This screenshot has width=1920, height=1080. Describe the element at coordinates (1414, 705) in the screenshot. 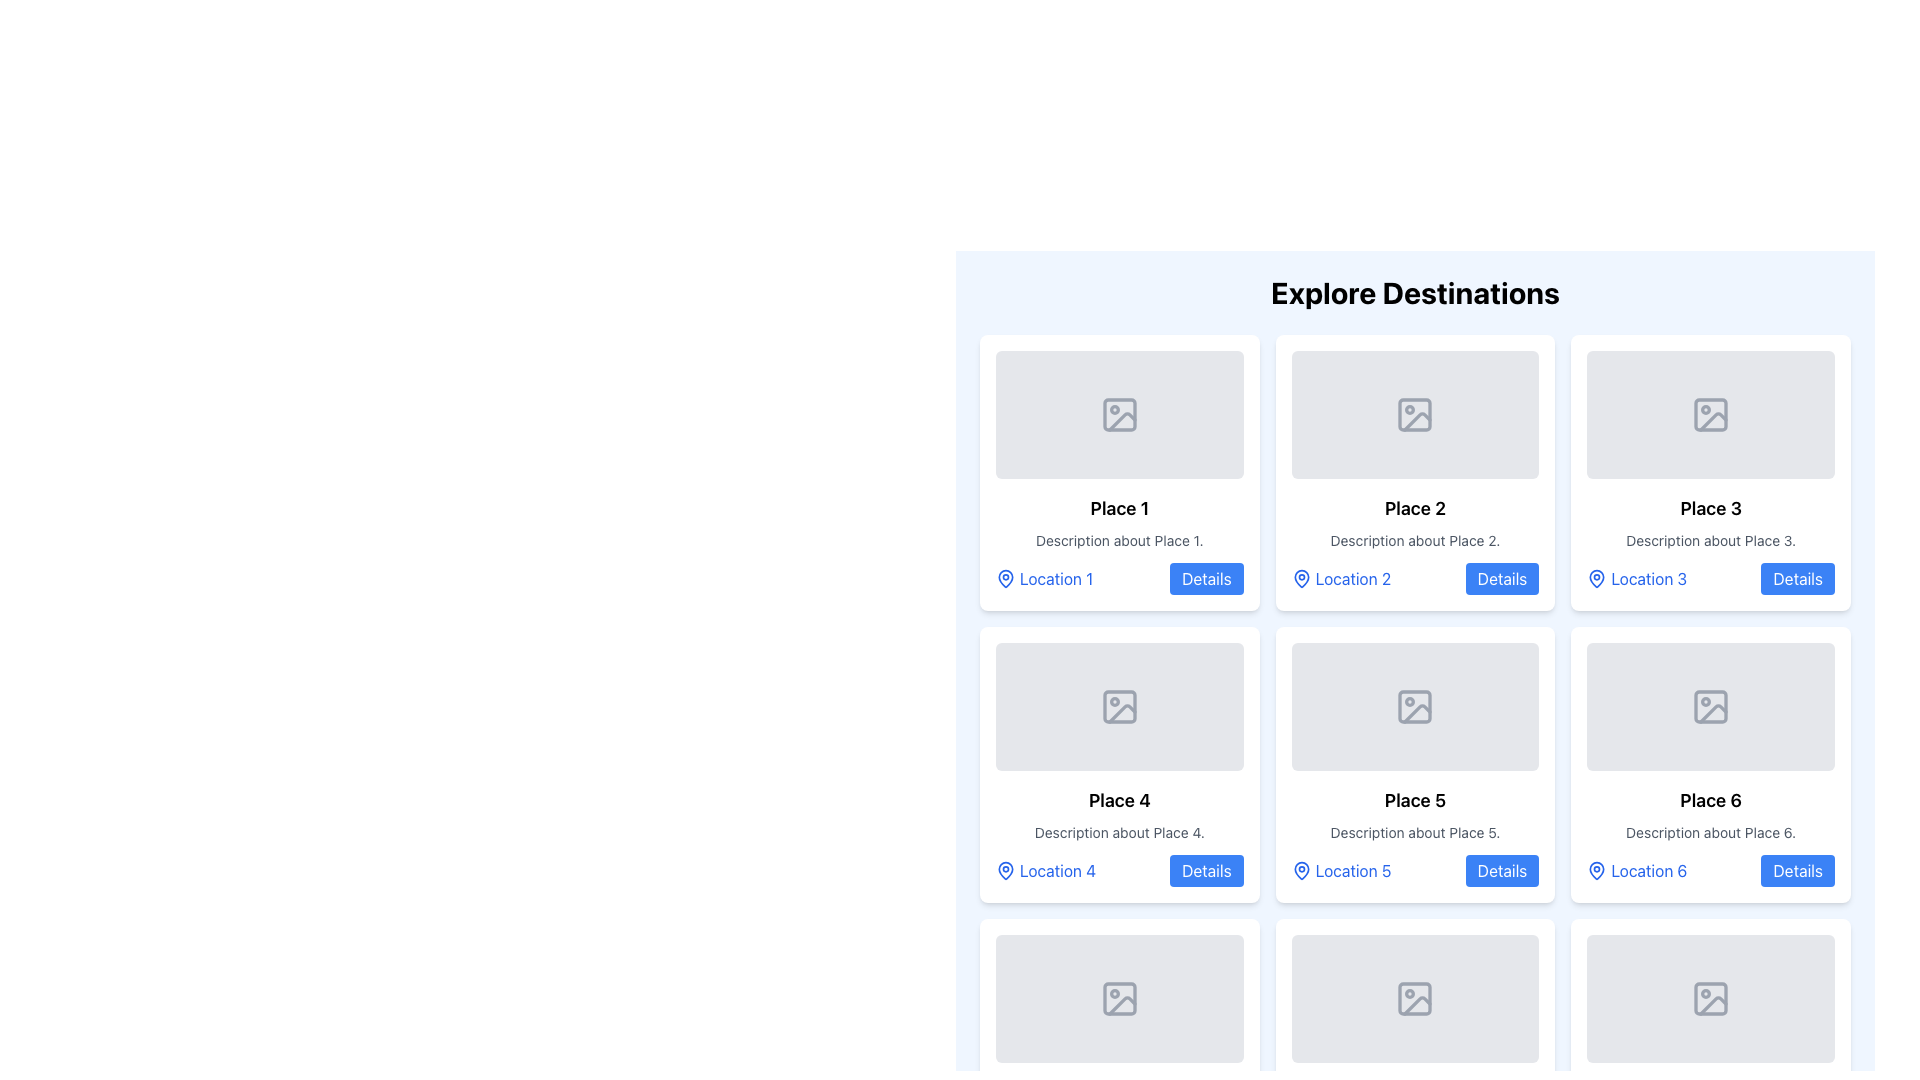

I see `the decorative graphic element located in the center of the image placeholder in the 'Place 5' box` at that location.